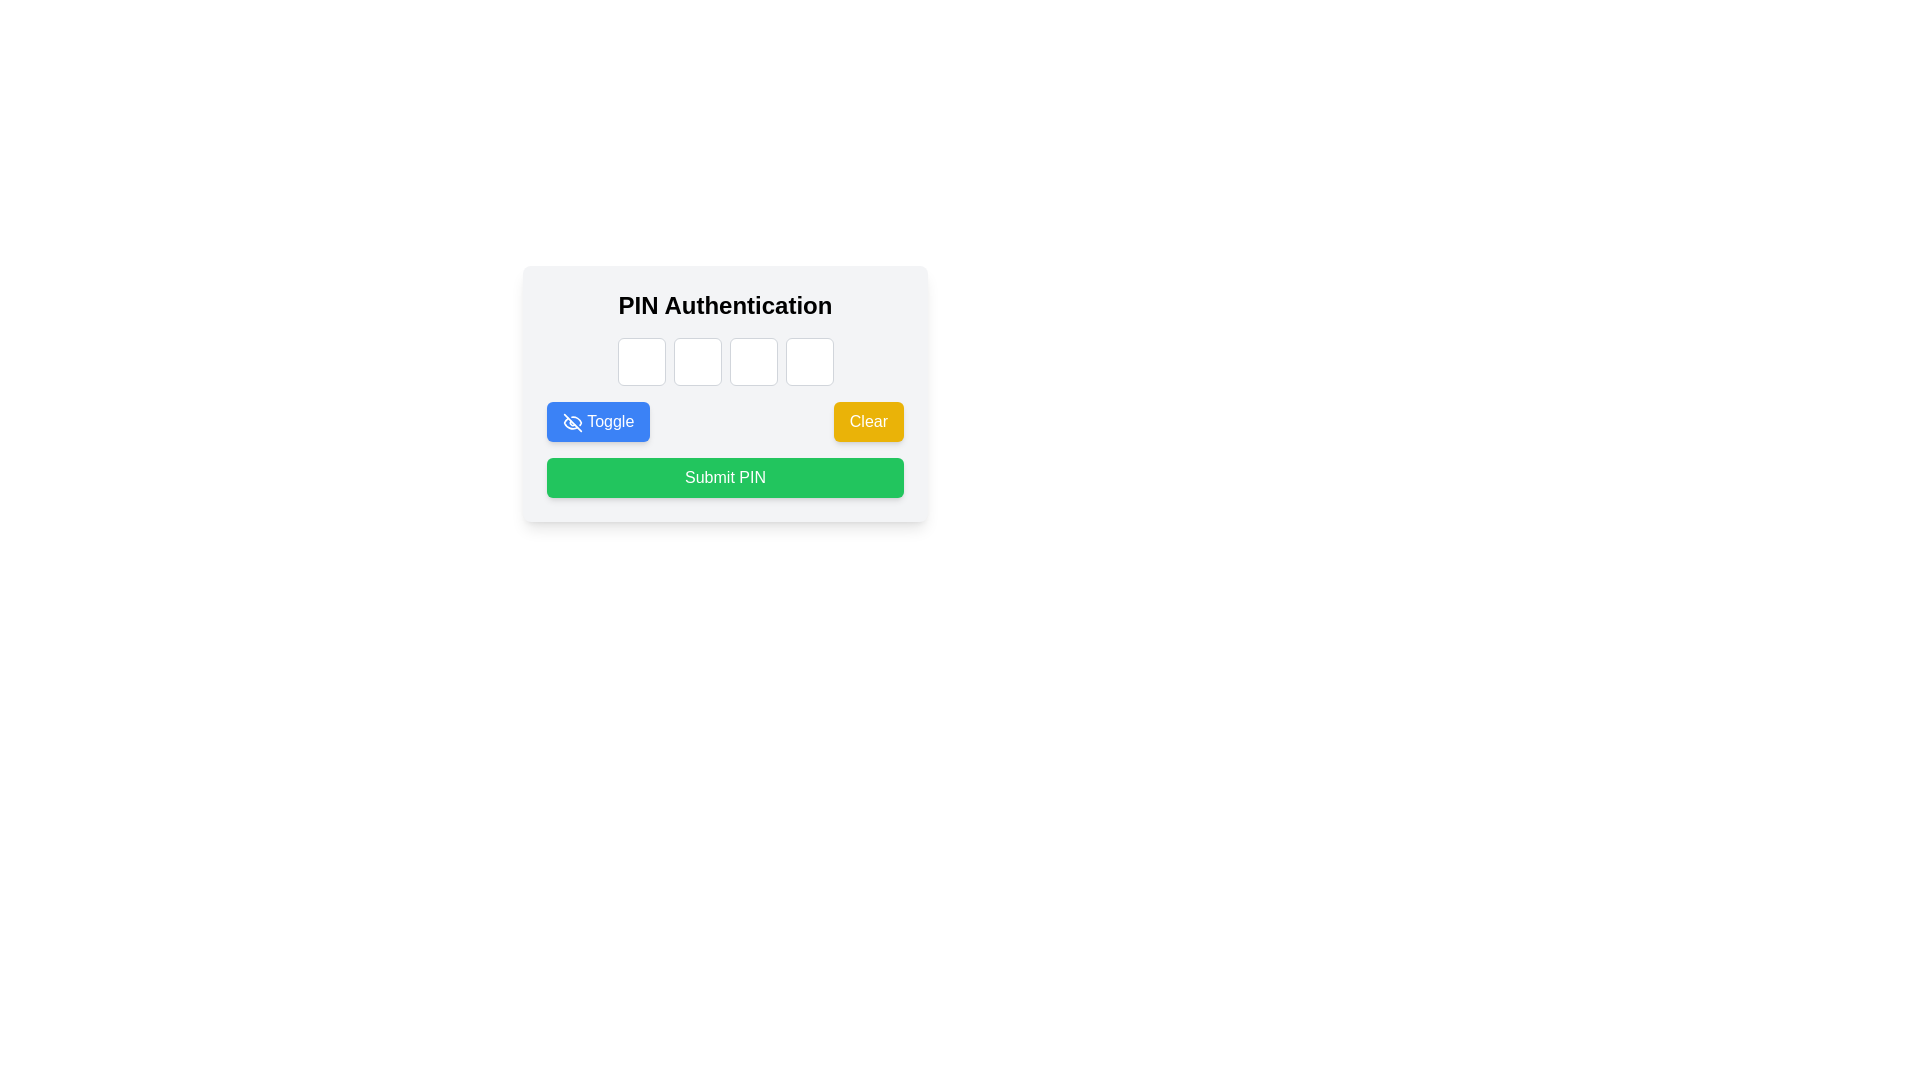  What do you see at coordinates (868, 420) in the screenshot?
I see `the 'Clear' button to reset inputs or actions on the current interface, which is located to the right of the 'Toggle' button` at bounding box center [868, 420].